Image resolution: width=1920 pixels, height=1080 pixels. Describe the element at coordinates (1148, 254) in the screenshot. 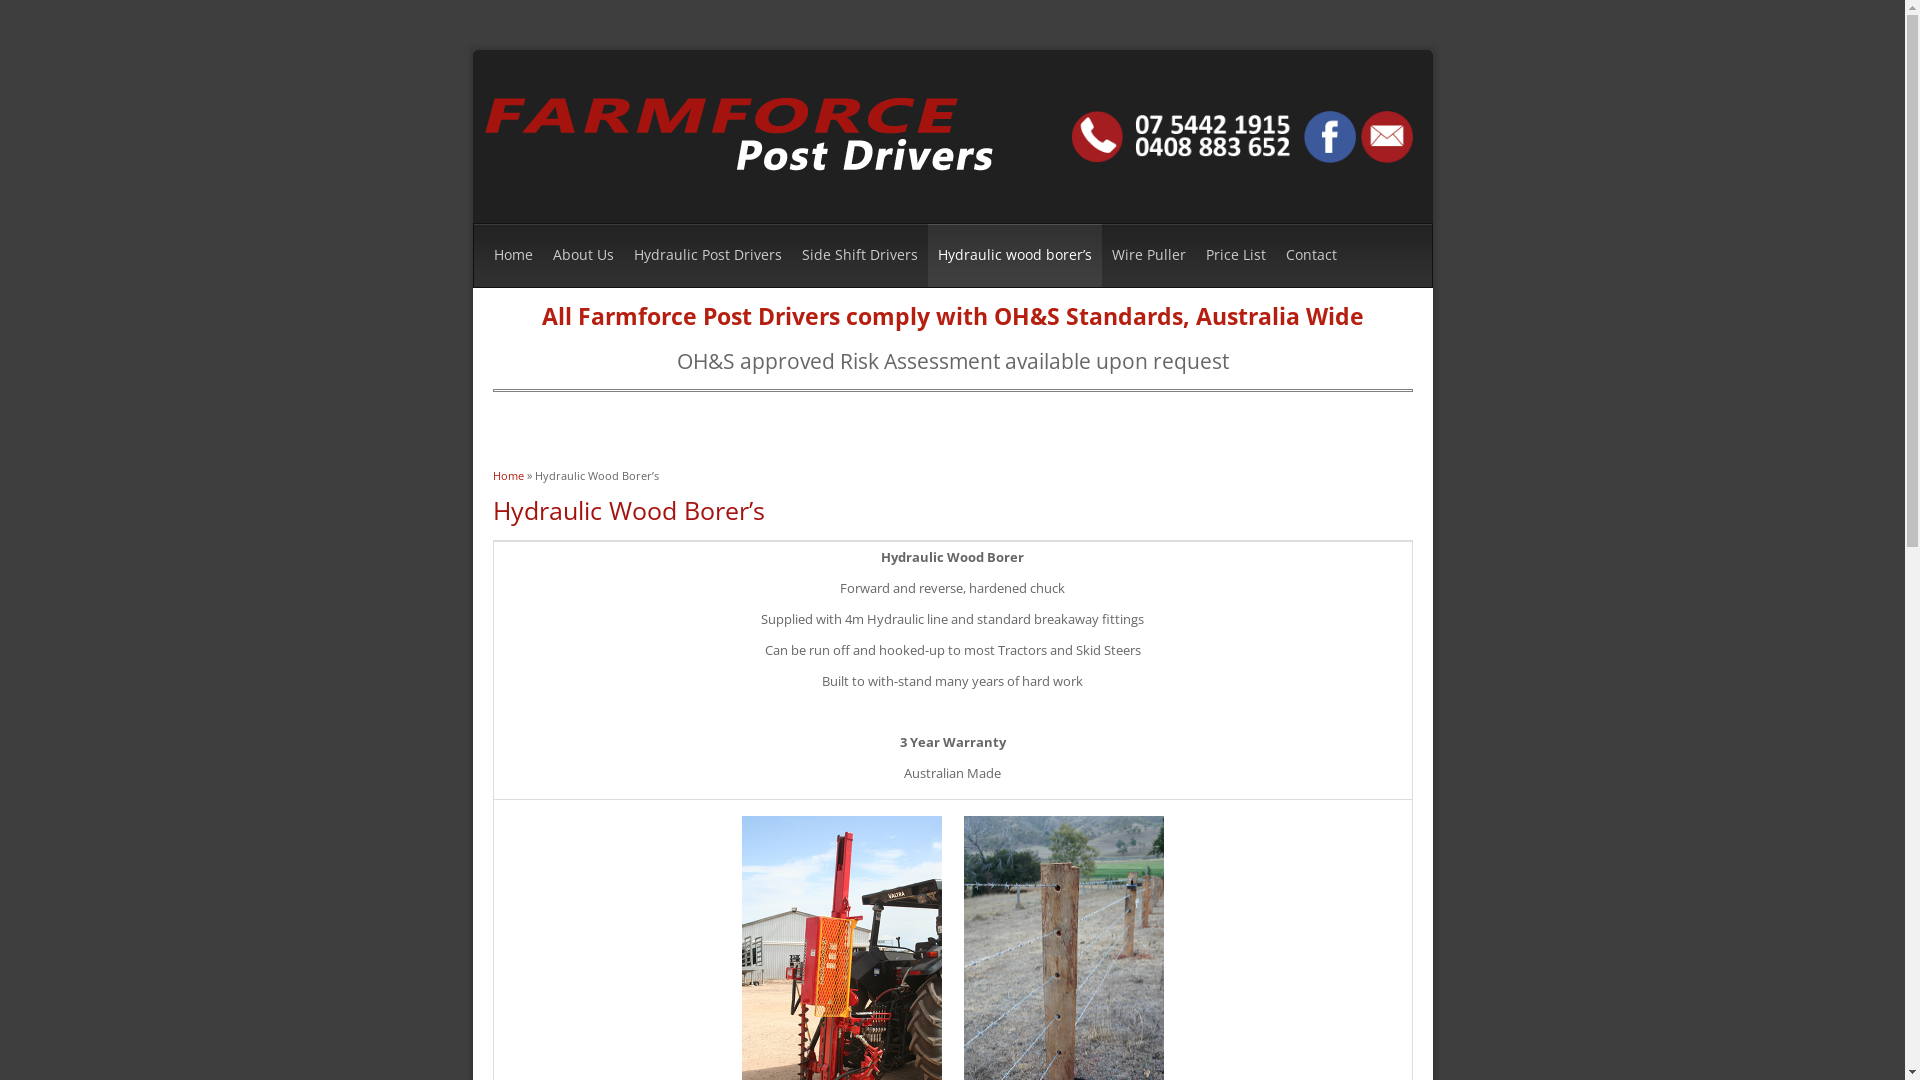

I see `'Wire Puller'` at that location.